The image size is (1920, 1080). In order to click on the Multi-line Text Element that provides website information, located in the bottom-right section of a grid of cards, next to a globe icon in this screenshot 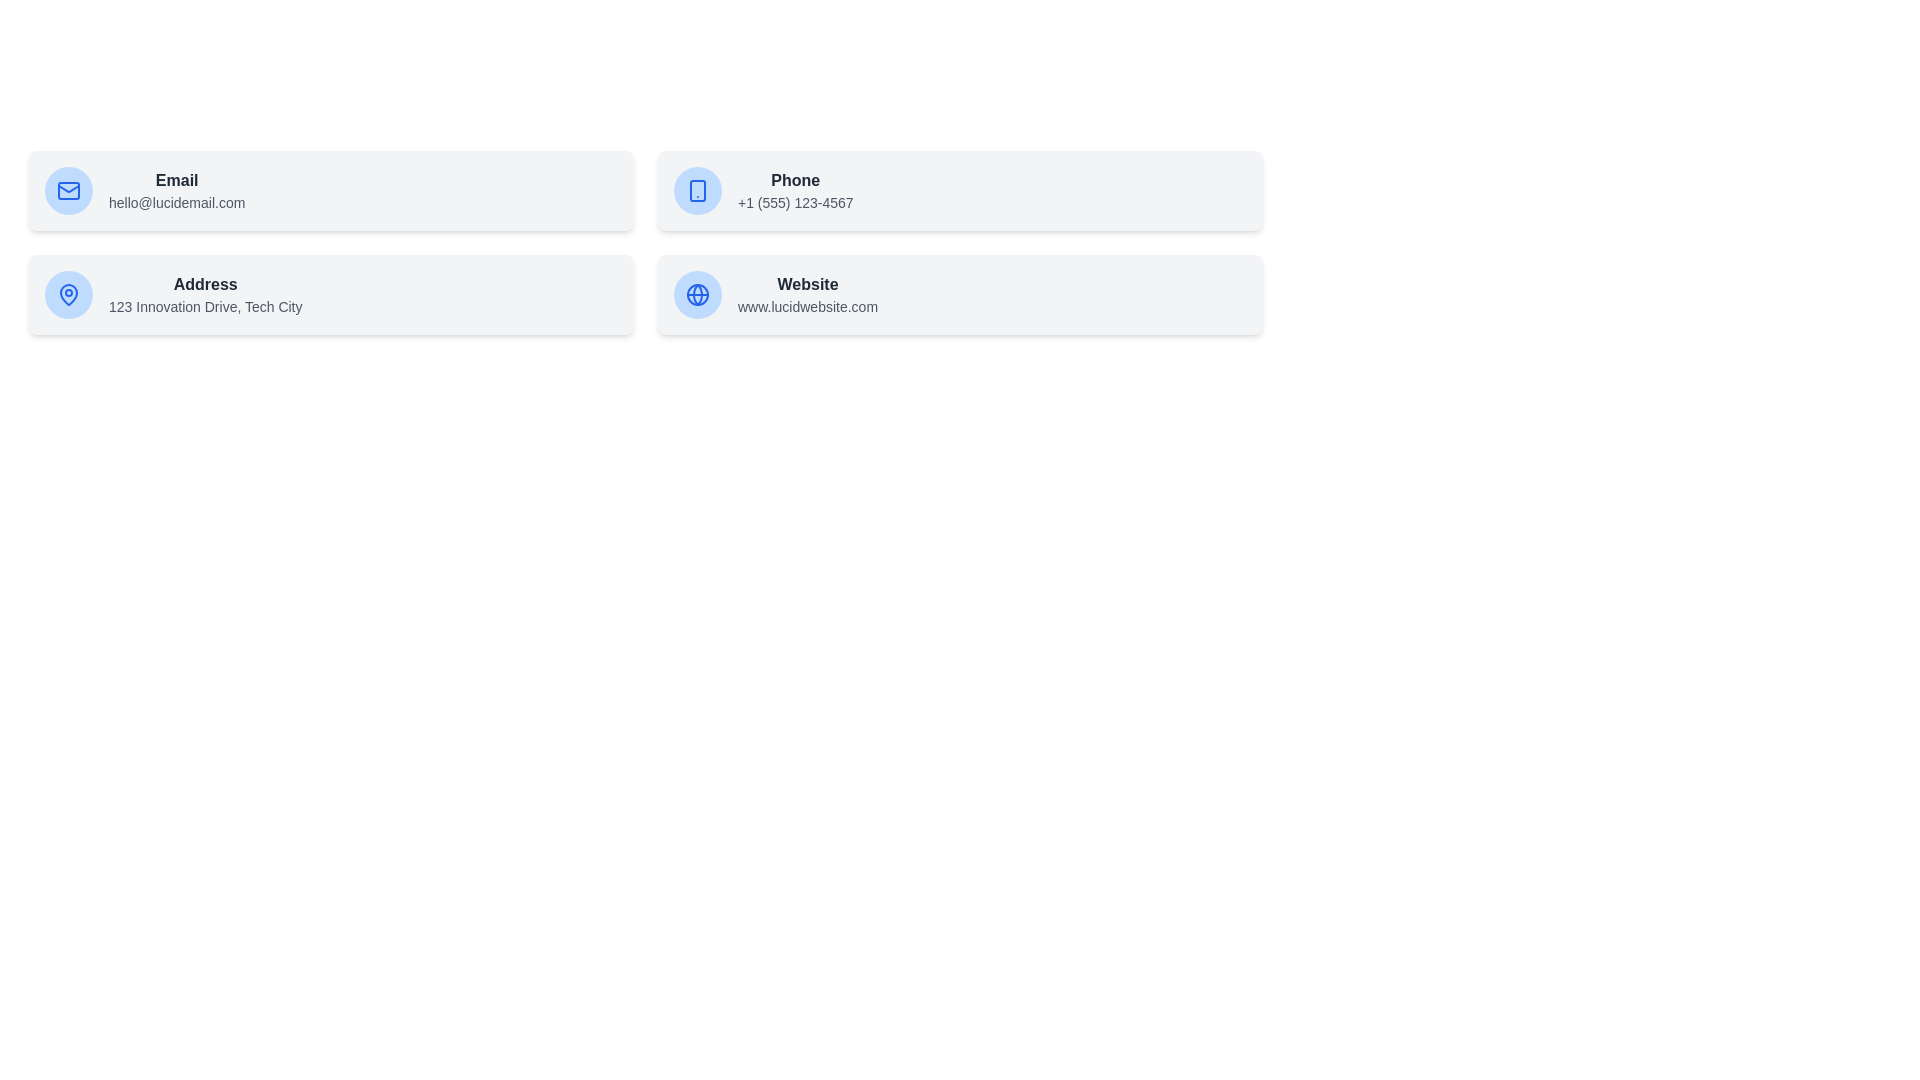, I will do `click(807, 294)`.